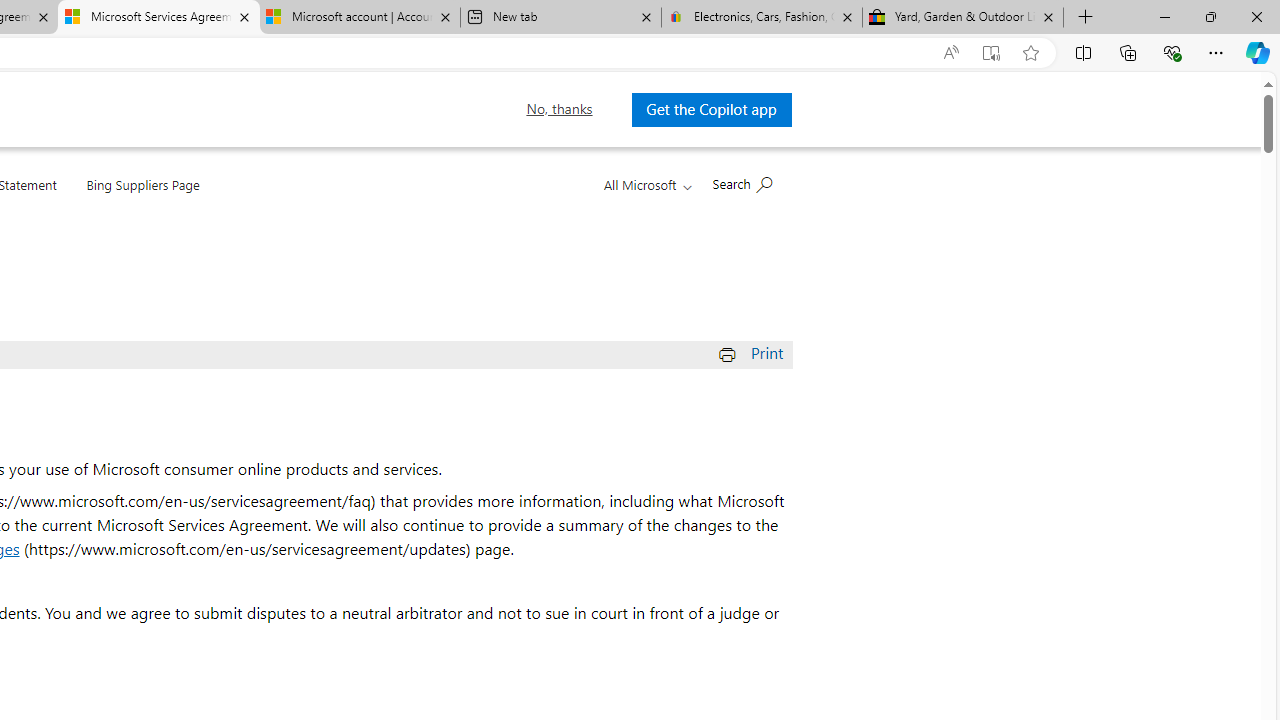 This screenshot has height=720, width=1280. Describe the element at coordinates (752, 351) in the screenshot. I see `'Print'` at that location.